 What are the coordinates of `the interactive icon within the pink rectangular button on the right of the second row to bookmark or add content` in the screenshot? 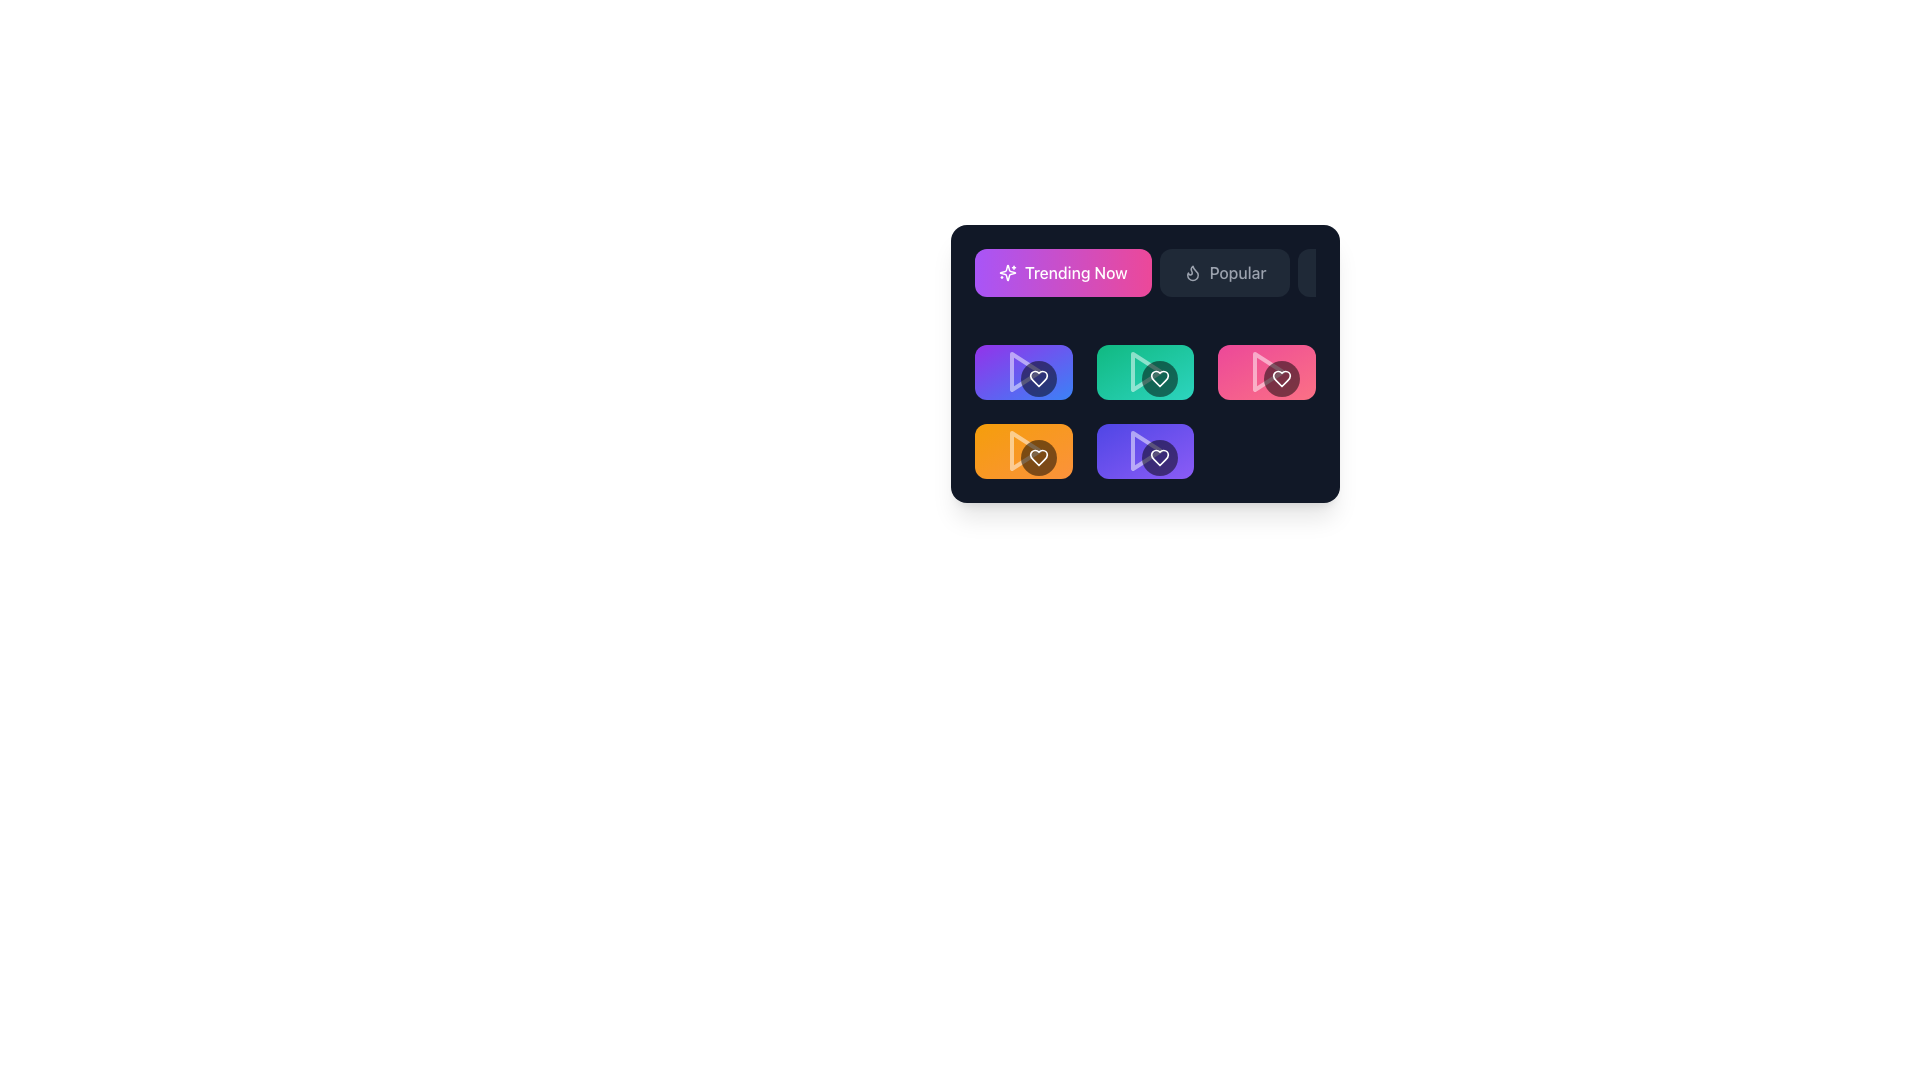 It's located at (1320, 363).